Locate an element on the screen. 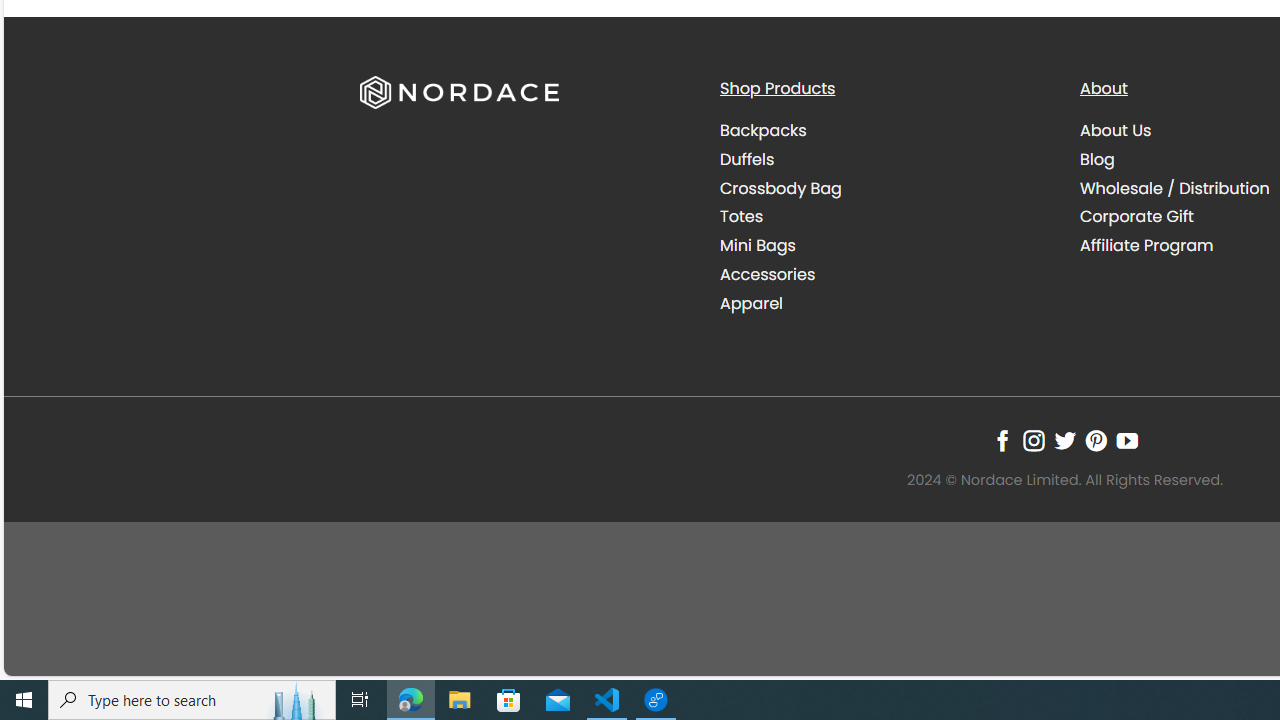 The width and height of the screenshot is (1280, 720). 'Duffels' is located at coordinates (745, 158).